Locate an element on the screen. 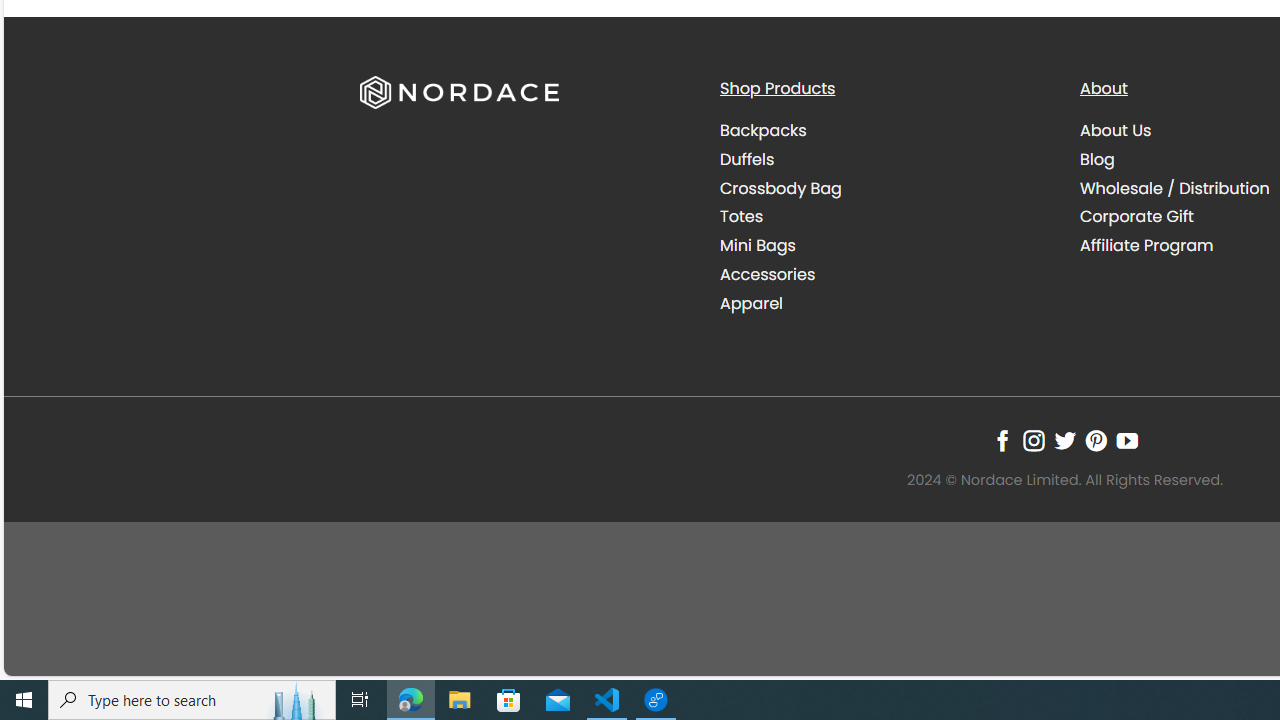 The width and height of the screenshot is (1280, 720). 'Duffels' is located at coordinates (745, 158).